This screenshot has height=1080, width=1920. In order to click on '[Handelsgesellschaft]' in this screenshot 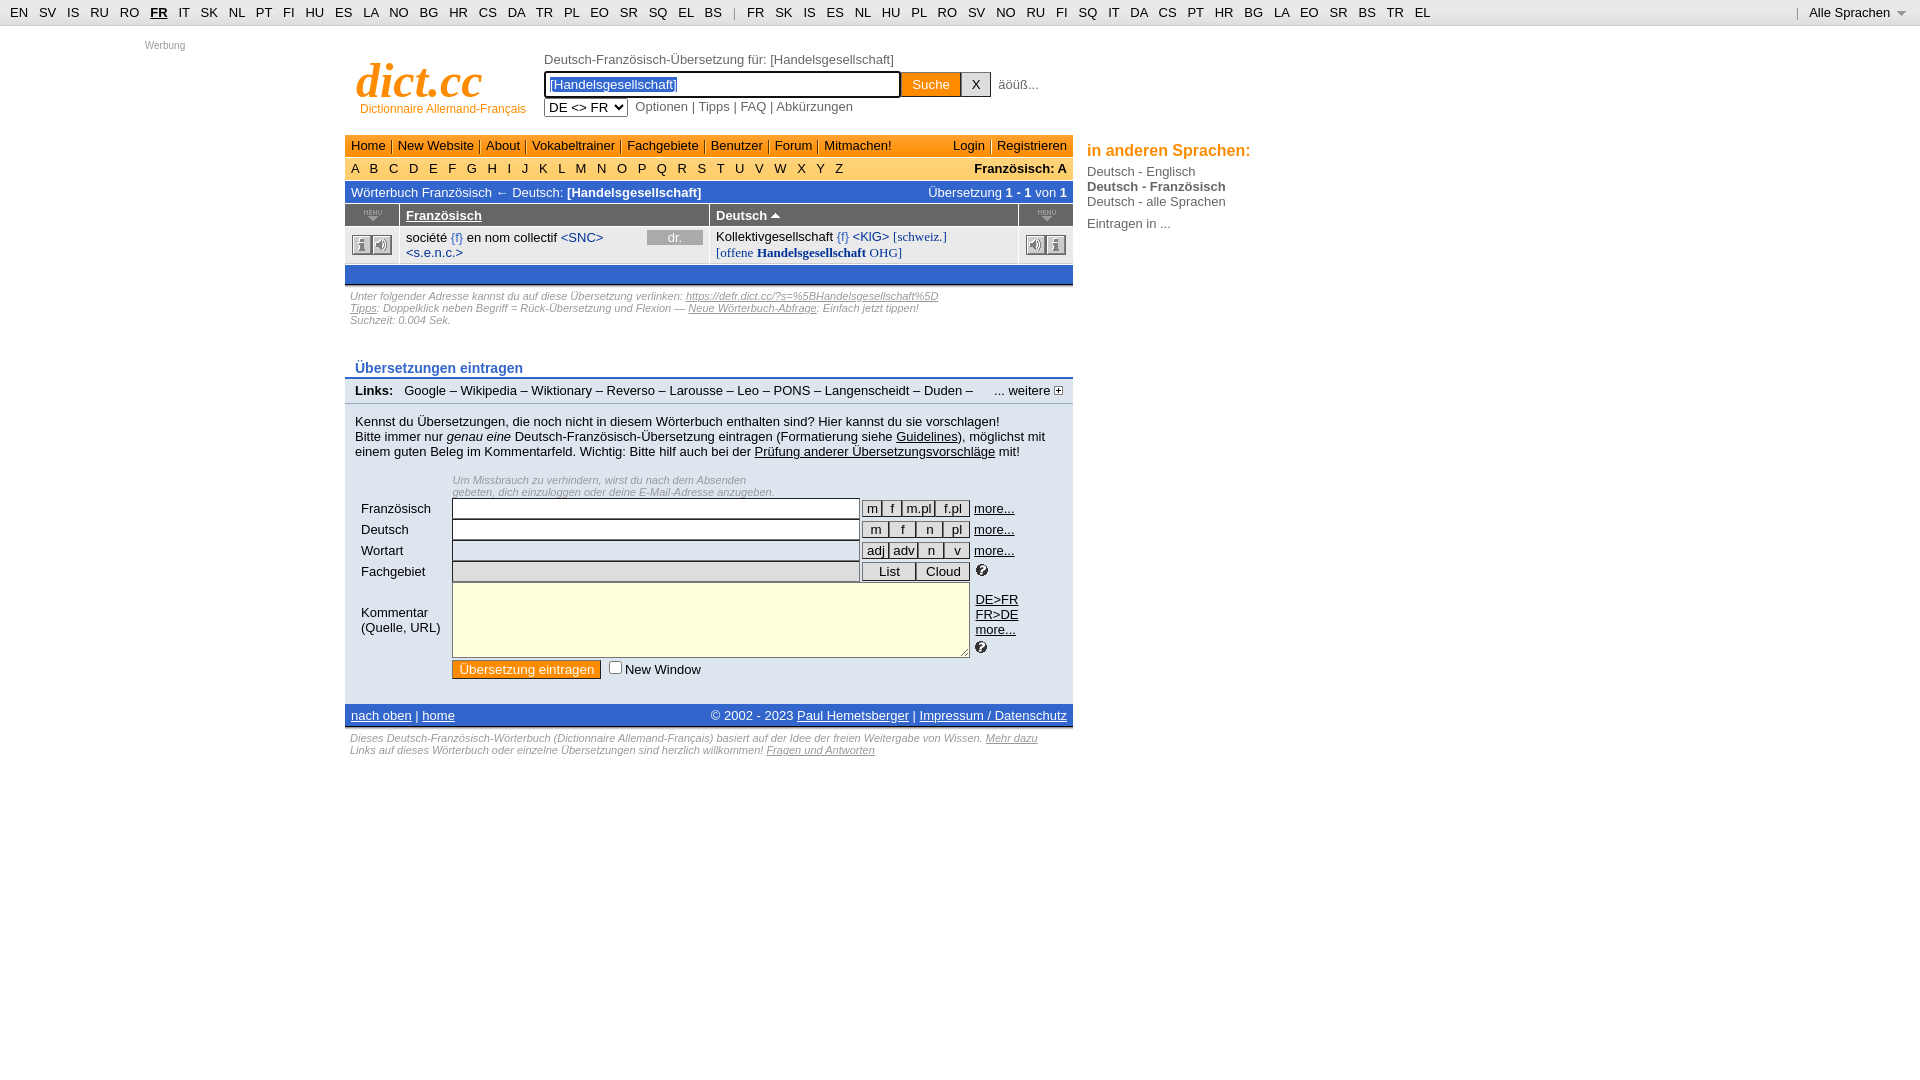, I will do `click(632, 191)`.